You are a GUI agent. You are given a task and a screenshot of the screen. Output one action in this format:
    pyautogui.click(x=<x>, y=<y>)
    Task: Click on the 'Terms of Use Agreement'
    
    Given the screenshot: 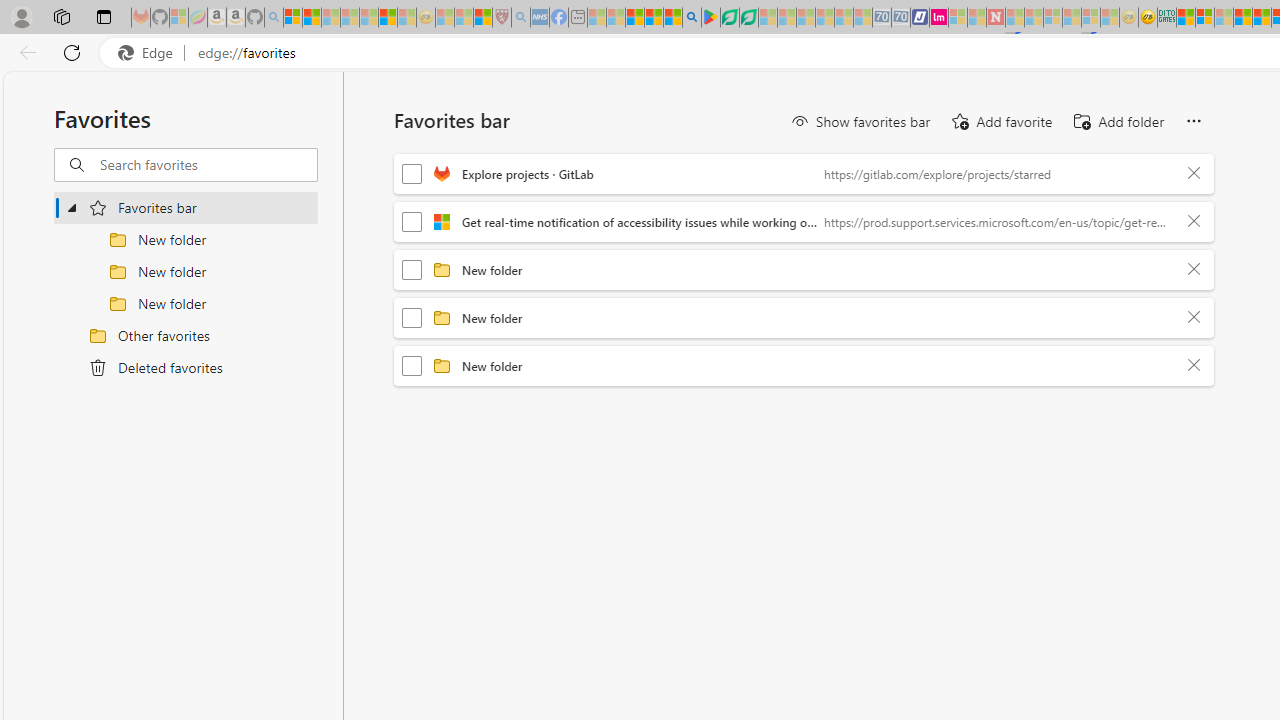 What is the action you would take?
    pyautogui.click(x=728, y=17)
    